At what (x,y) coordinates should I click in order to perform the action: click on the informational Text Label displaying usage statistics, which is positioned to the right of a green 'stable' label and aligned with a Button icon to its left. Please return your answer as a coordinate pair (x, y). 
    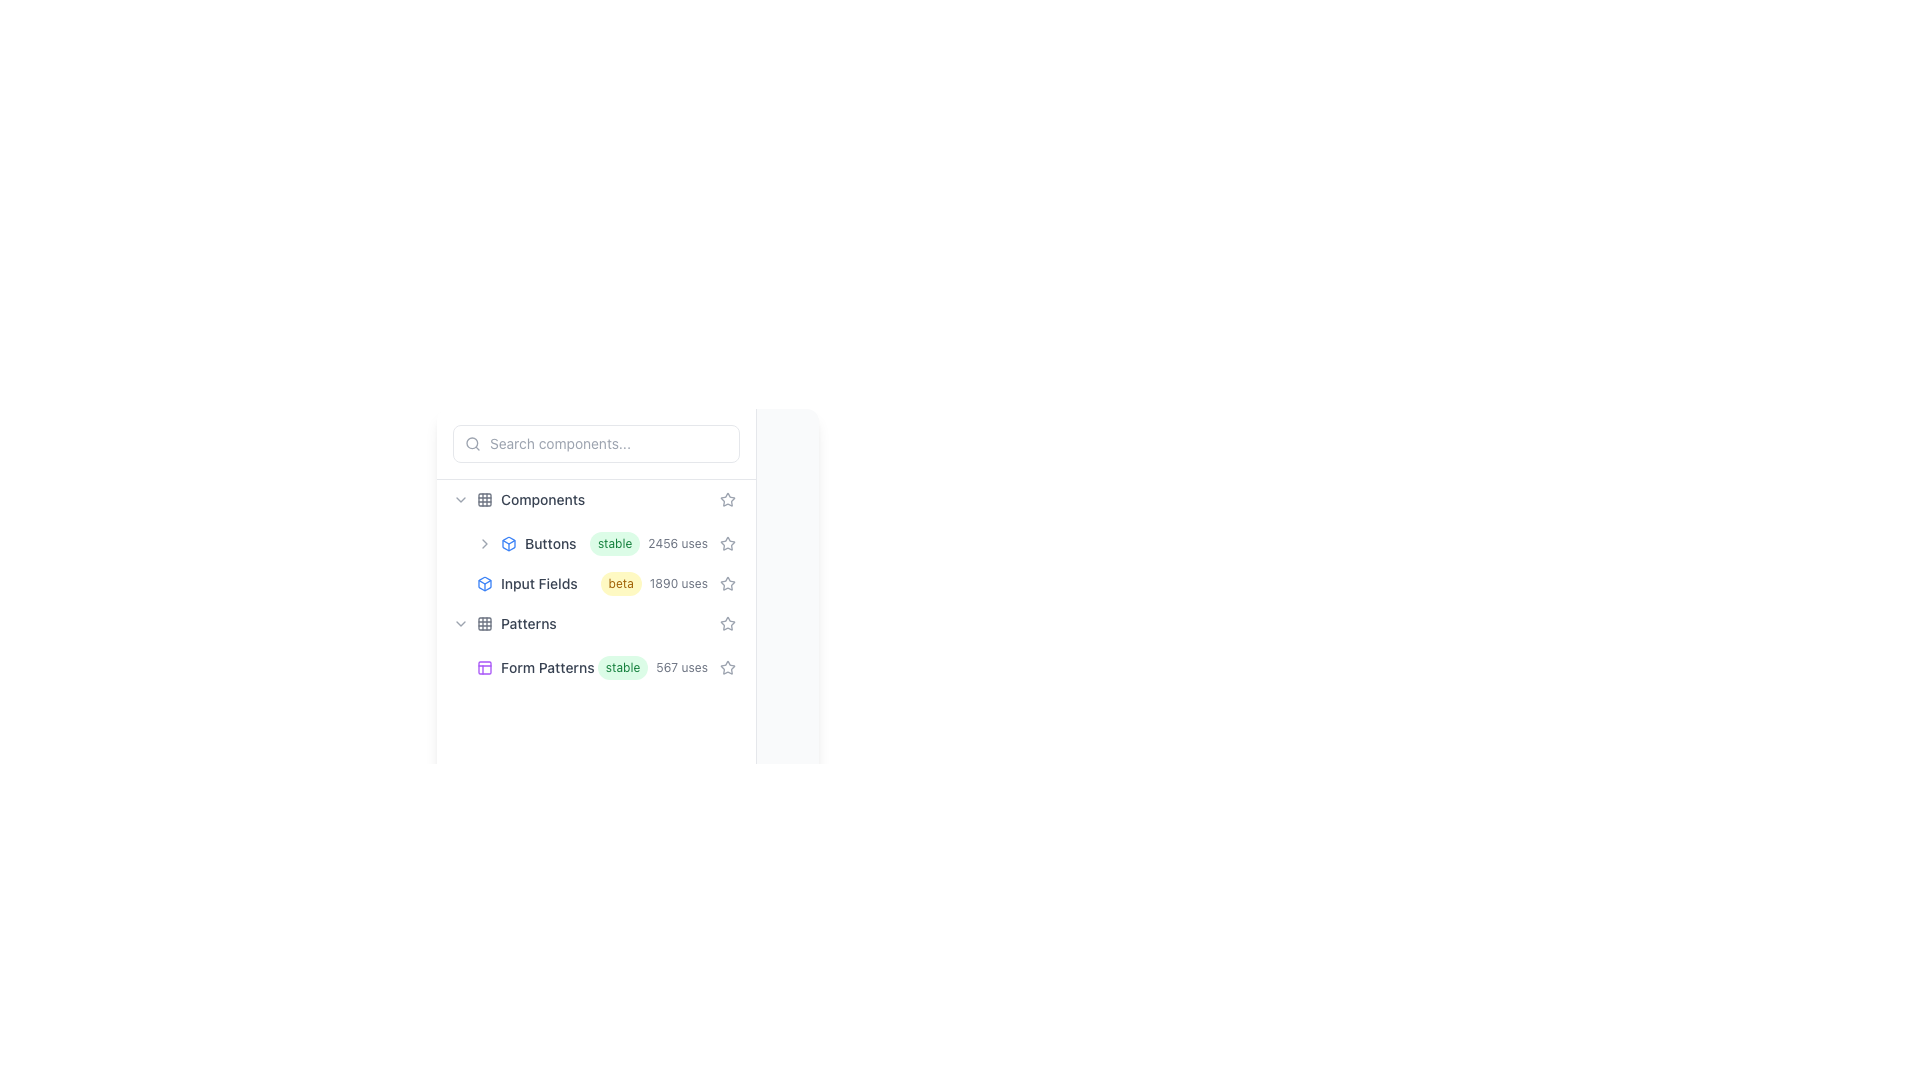
    Looking at the image, I should click on (678, 543).